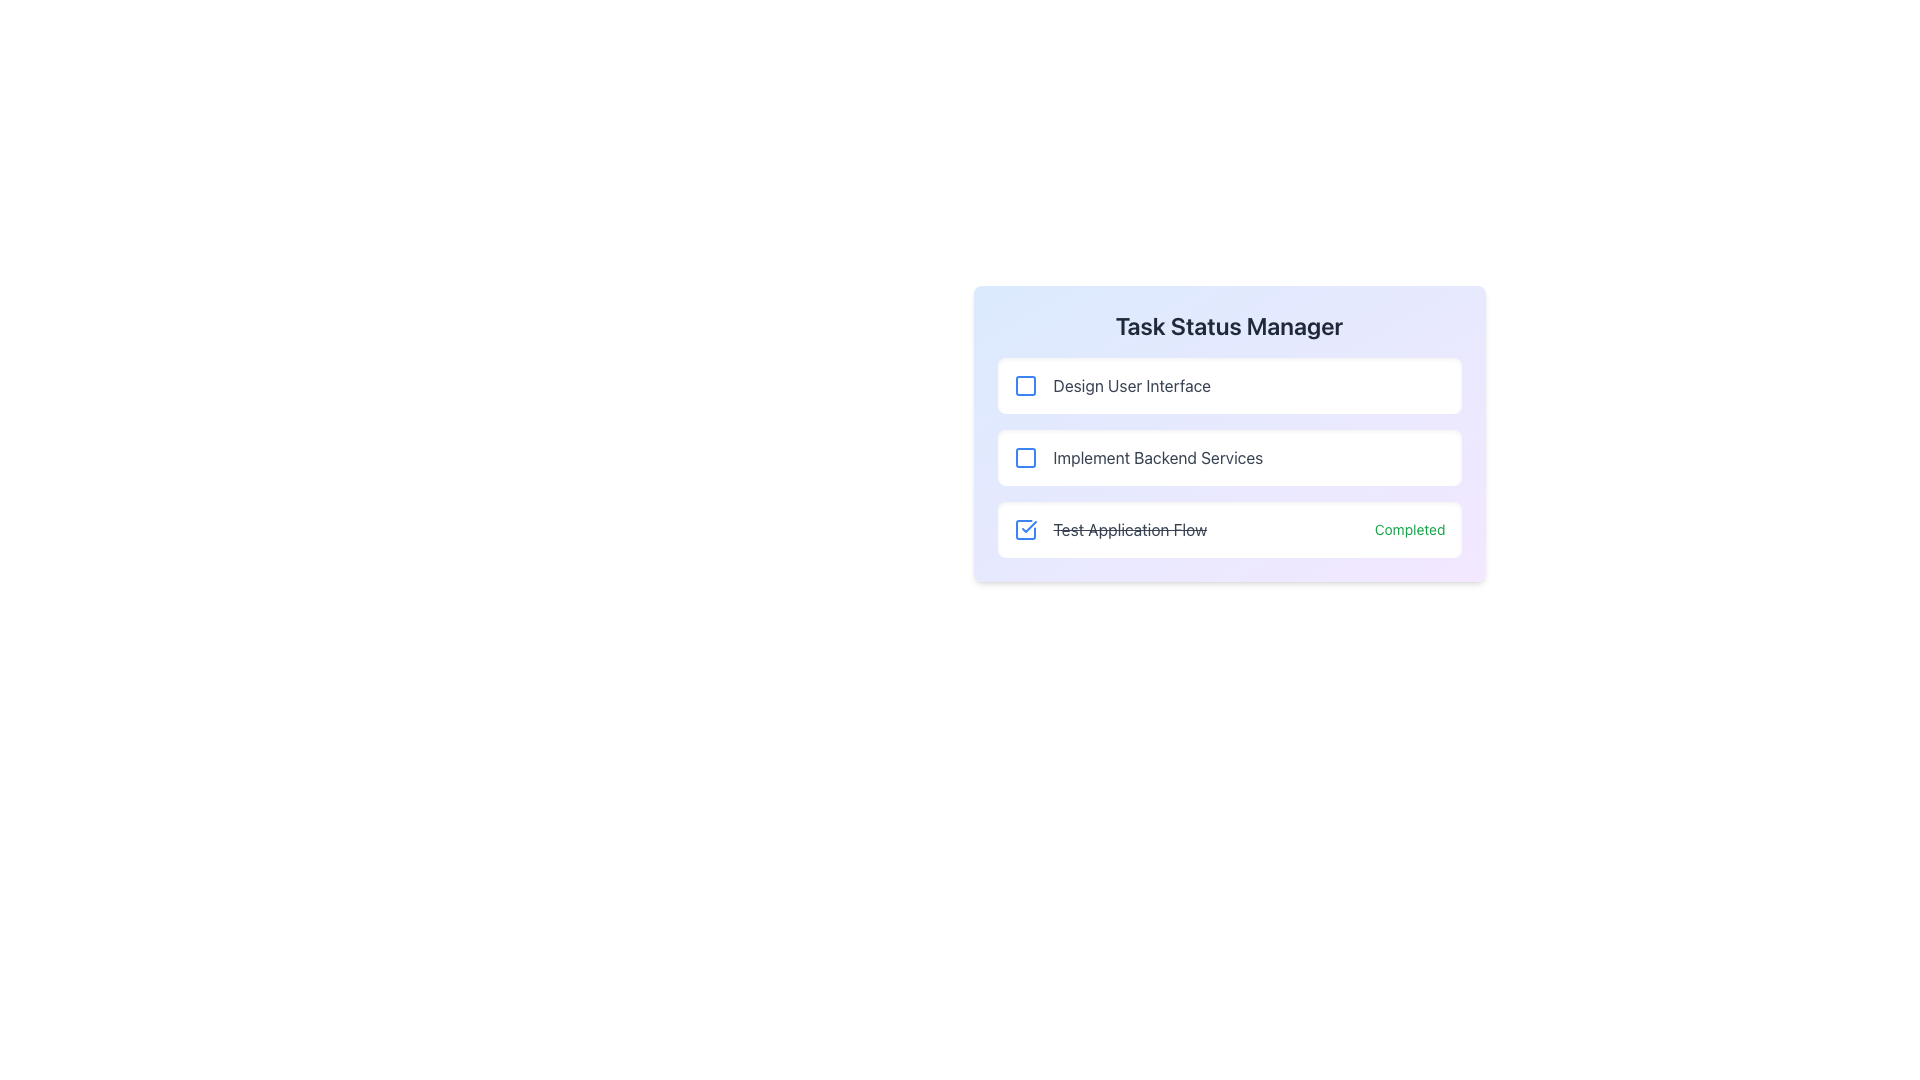 The width and height of the screenshot is (1920, 1080). Describe the element at coordinates (1138, 458) in the screenshot. I see `the text label 'Implement Backend Services' associated with its checkbox in the Task Status Manager card` at that location.